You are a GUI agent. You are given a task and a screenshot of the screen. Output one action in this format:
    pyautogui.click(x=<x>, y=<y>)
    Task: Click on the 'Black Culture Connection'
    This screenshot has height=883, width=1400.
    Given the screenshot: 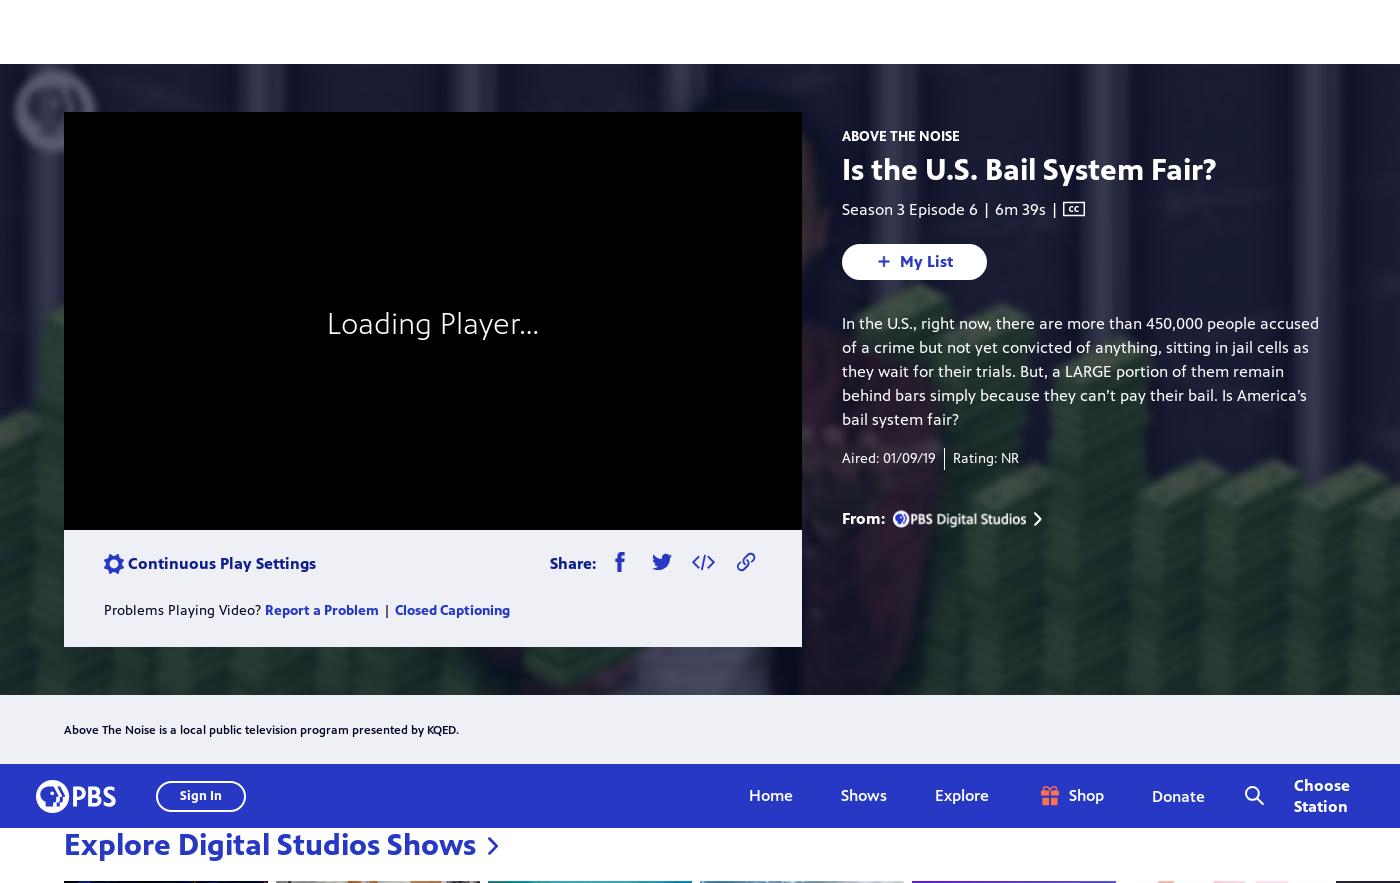 What is the action you would take?
    pyautogui.click(x=688, y=642)
    